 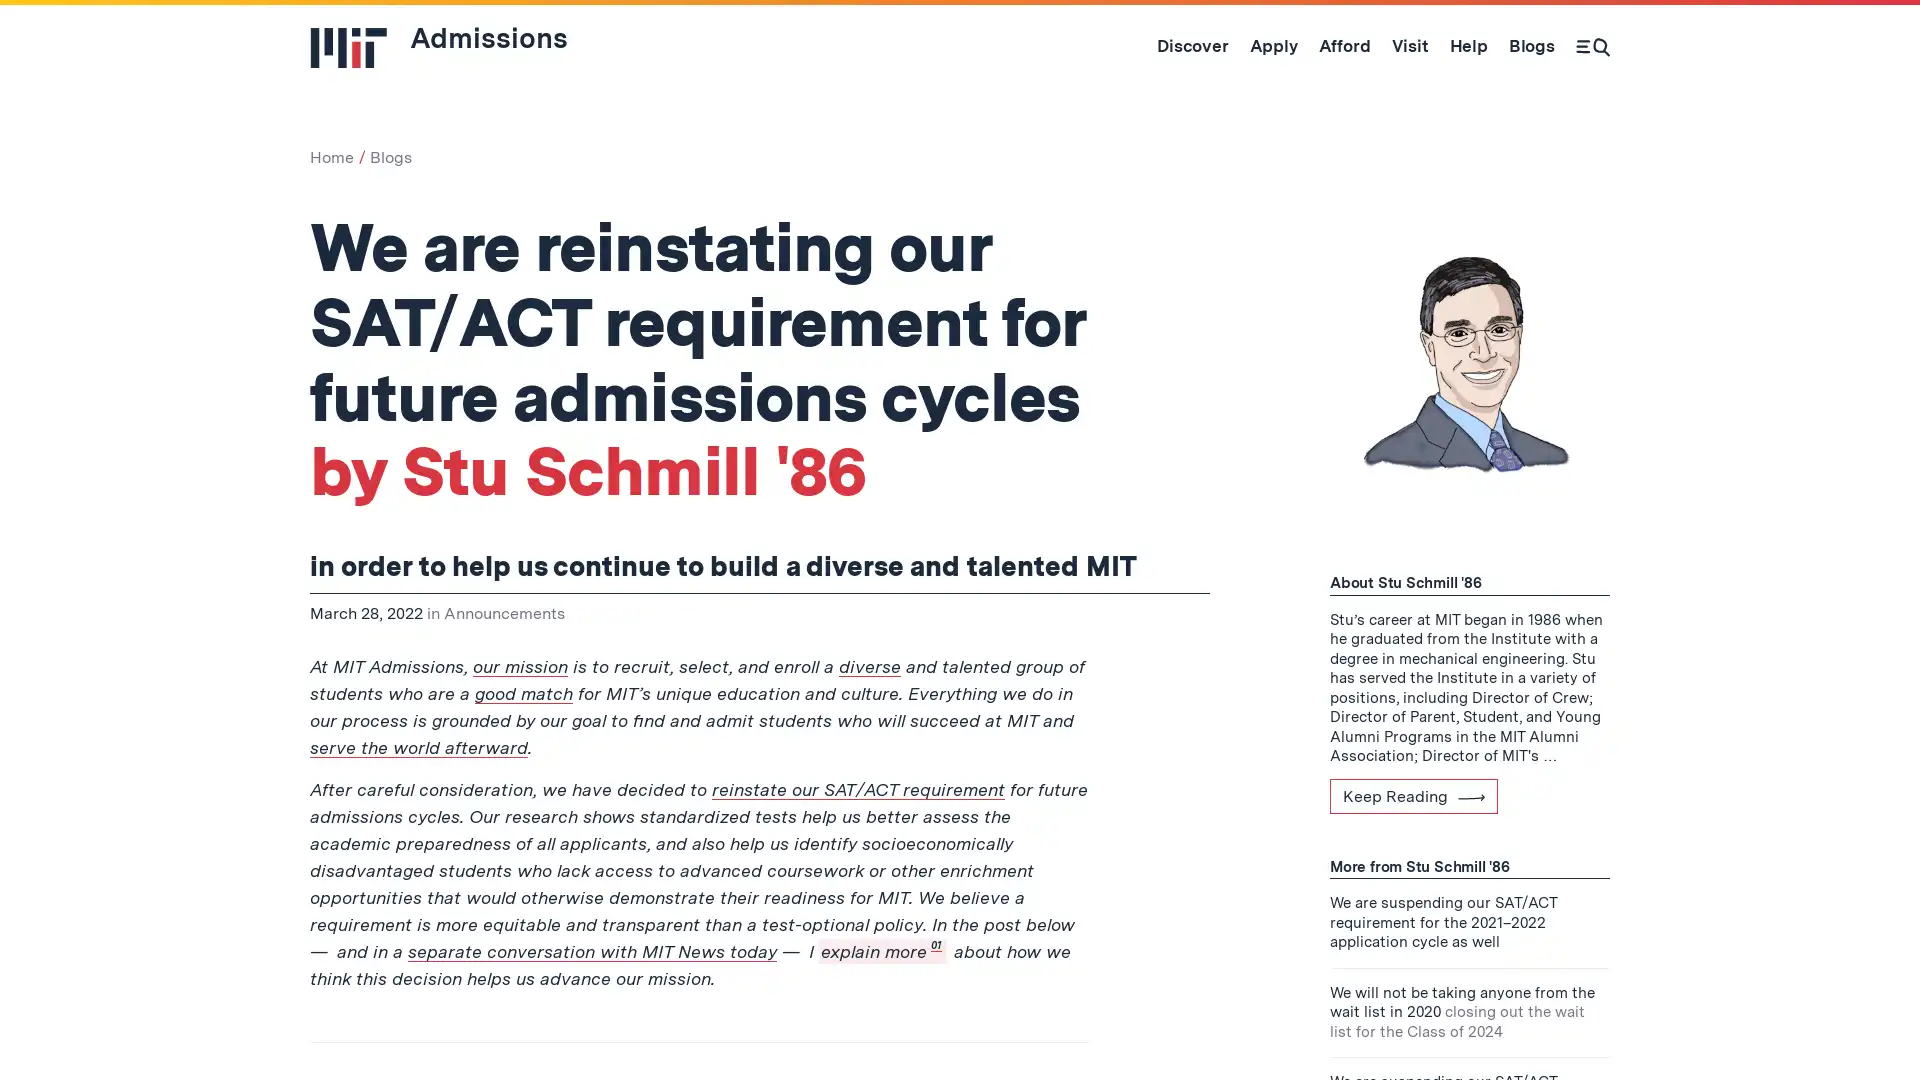 What do you see at coordinates (1592, 45) in the screenshot?
I see `Magnifying glass icon next to a menu icon Open Search Form` at bounding box center [1592, 45].